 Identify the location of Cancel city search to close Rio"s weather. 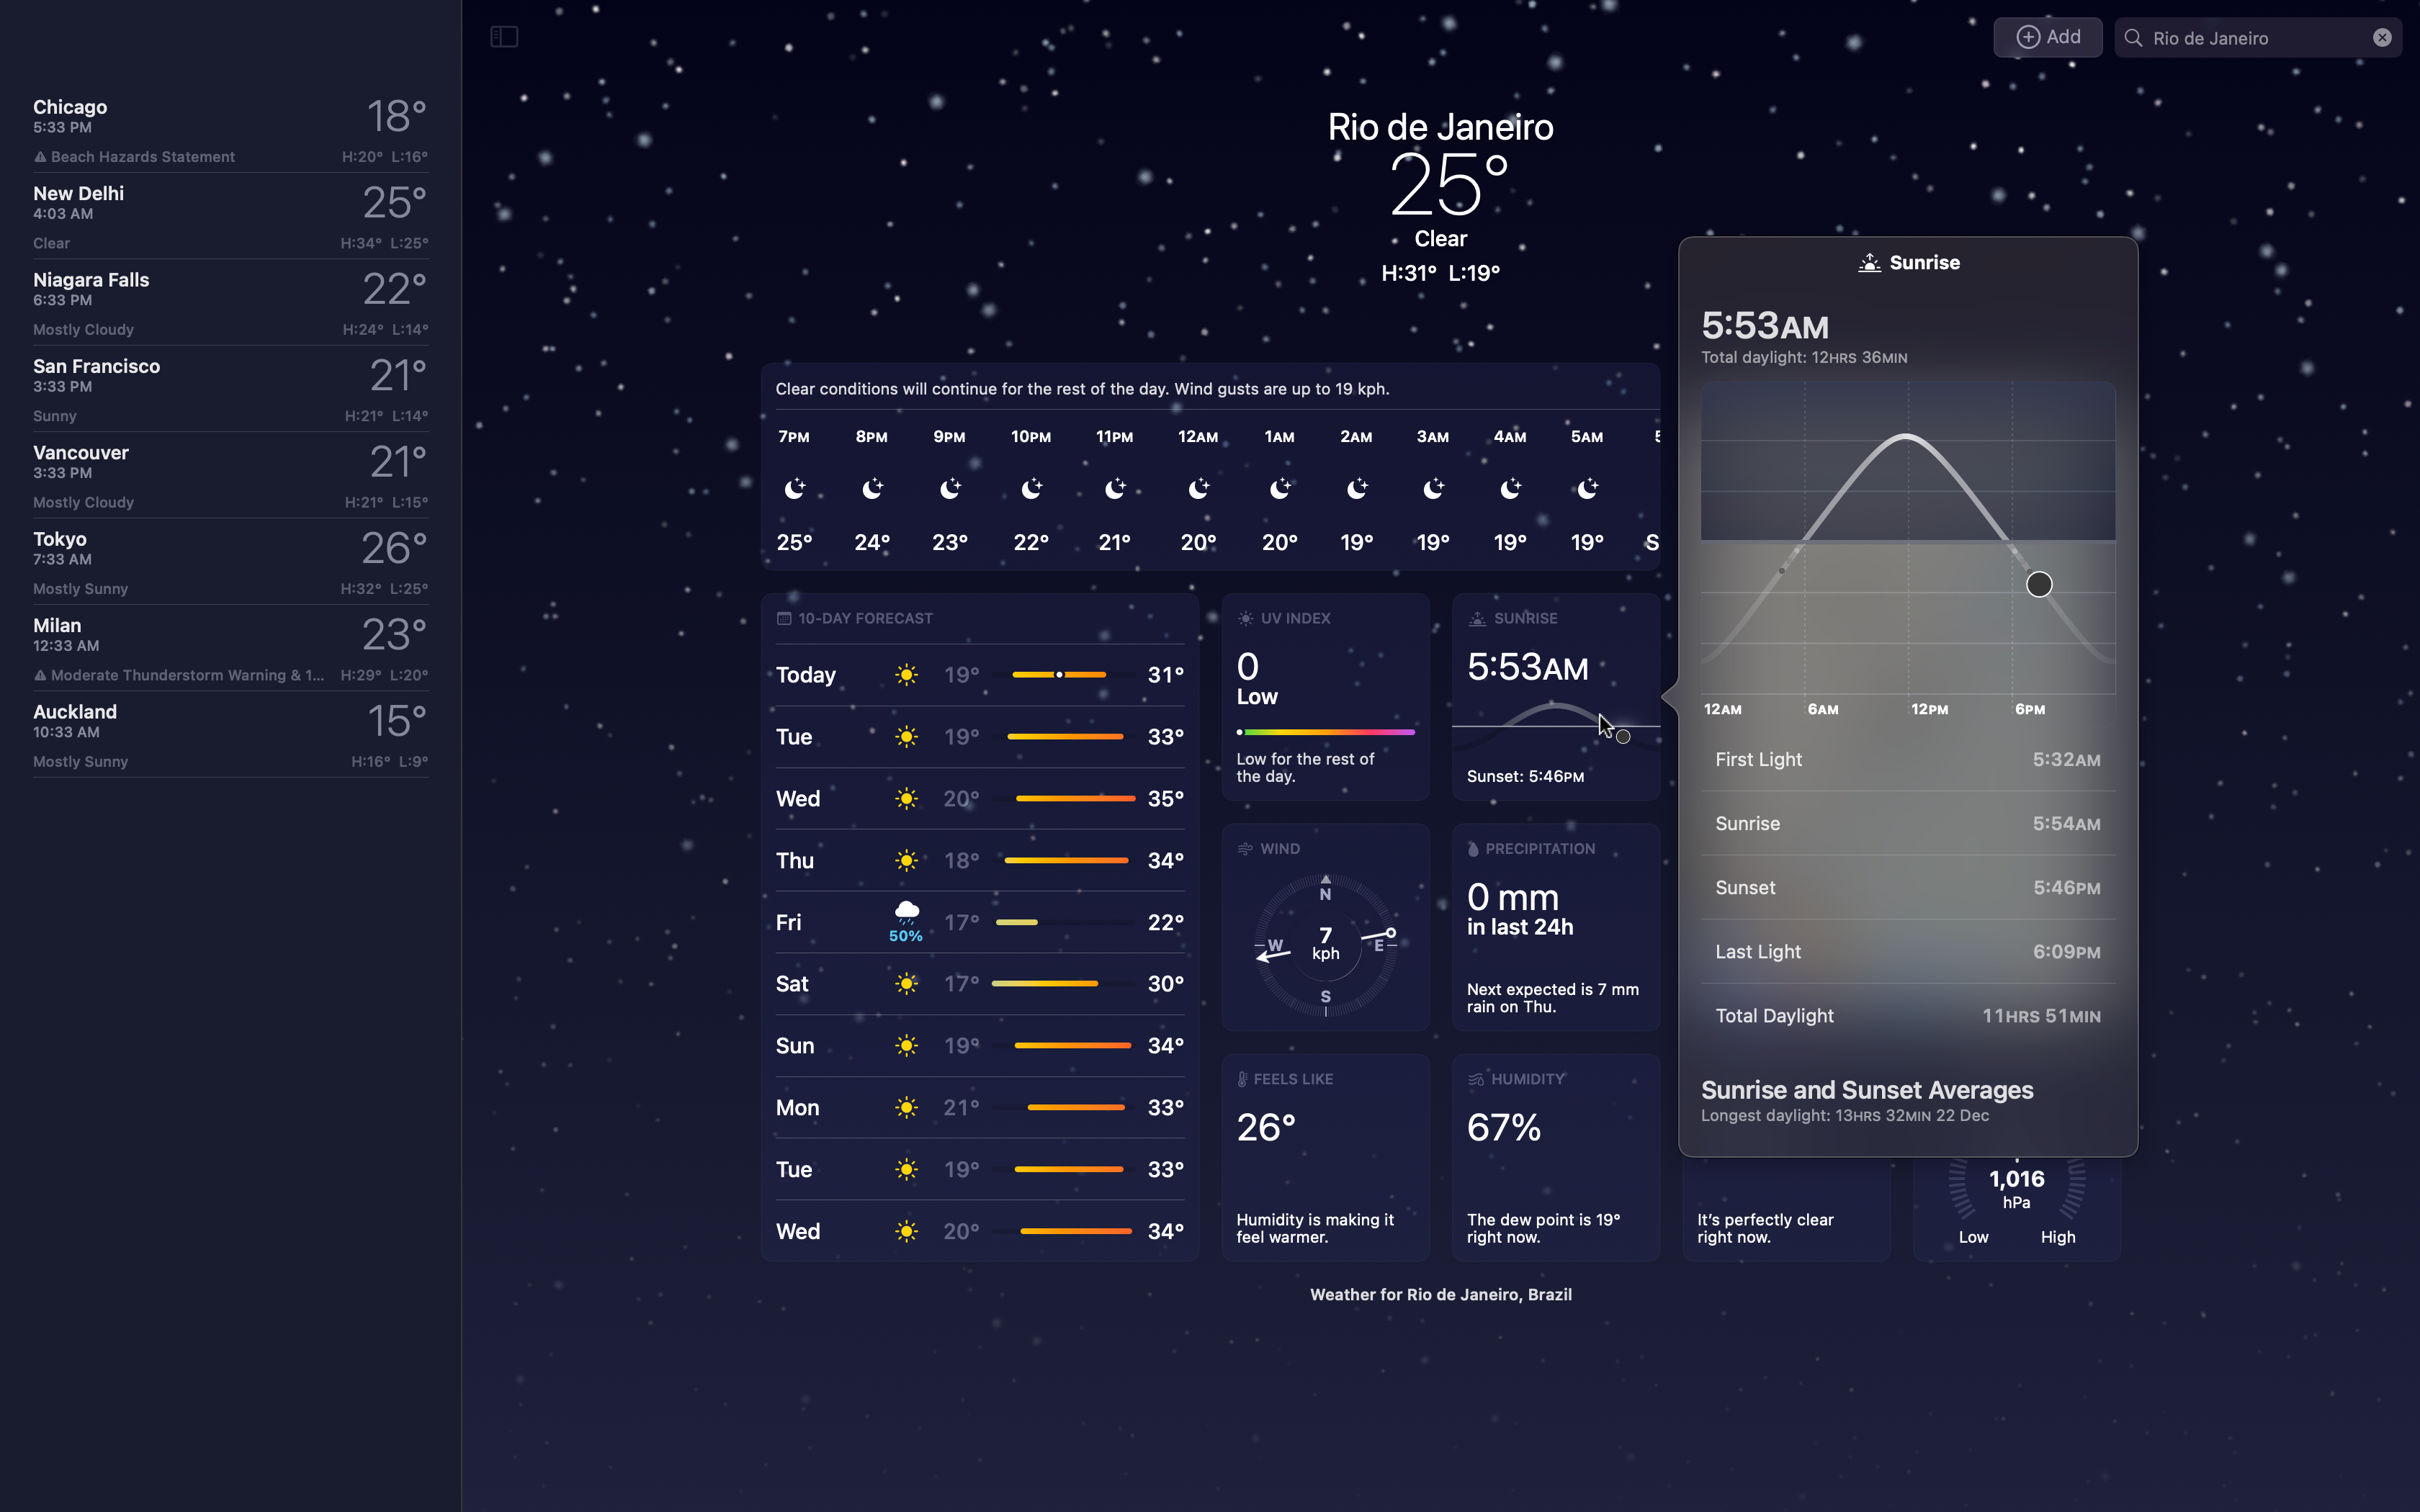
(2381, 37).